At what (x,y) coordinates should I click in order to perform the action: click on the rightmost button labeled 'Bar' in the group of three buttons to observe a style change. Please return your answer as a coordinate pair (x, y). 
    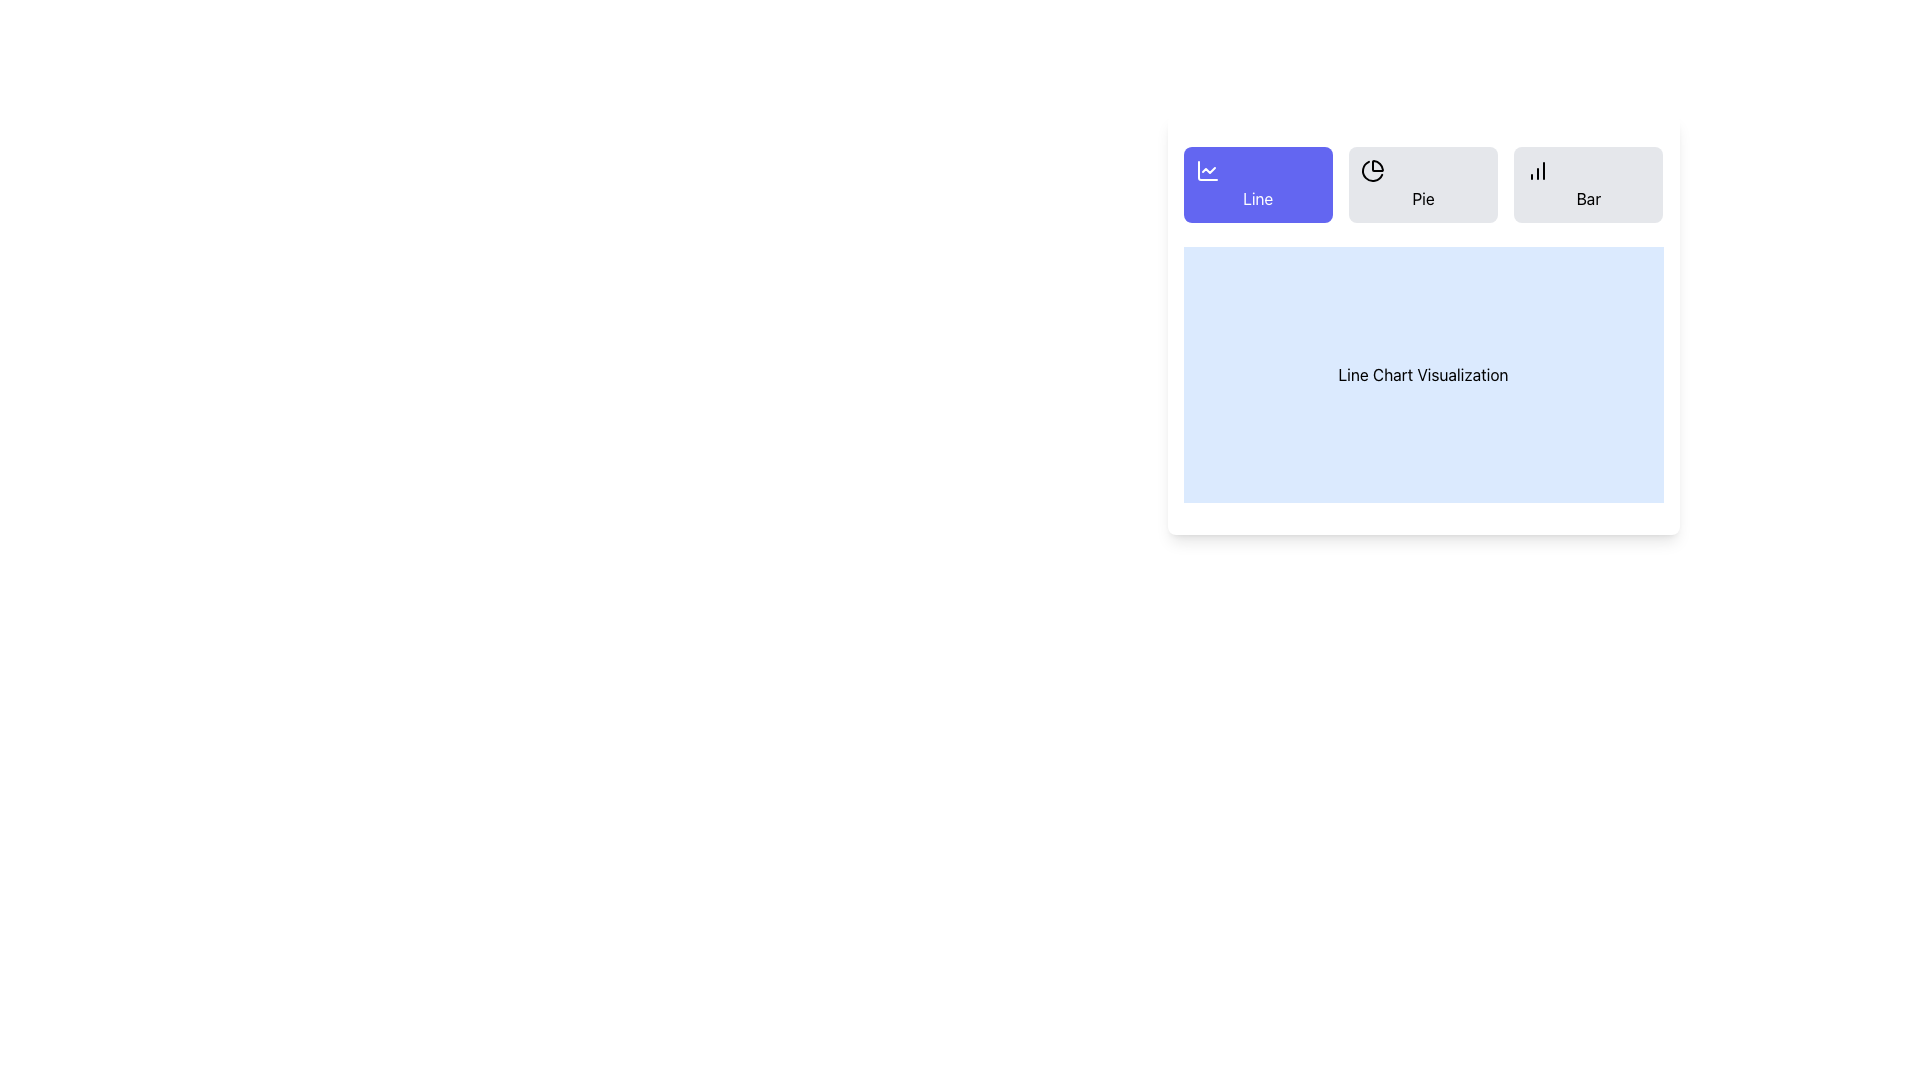
    Looking at the image, I should click on (1587, 185).